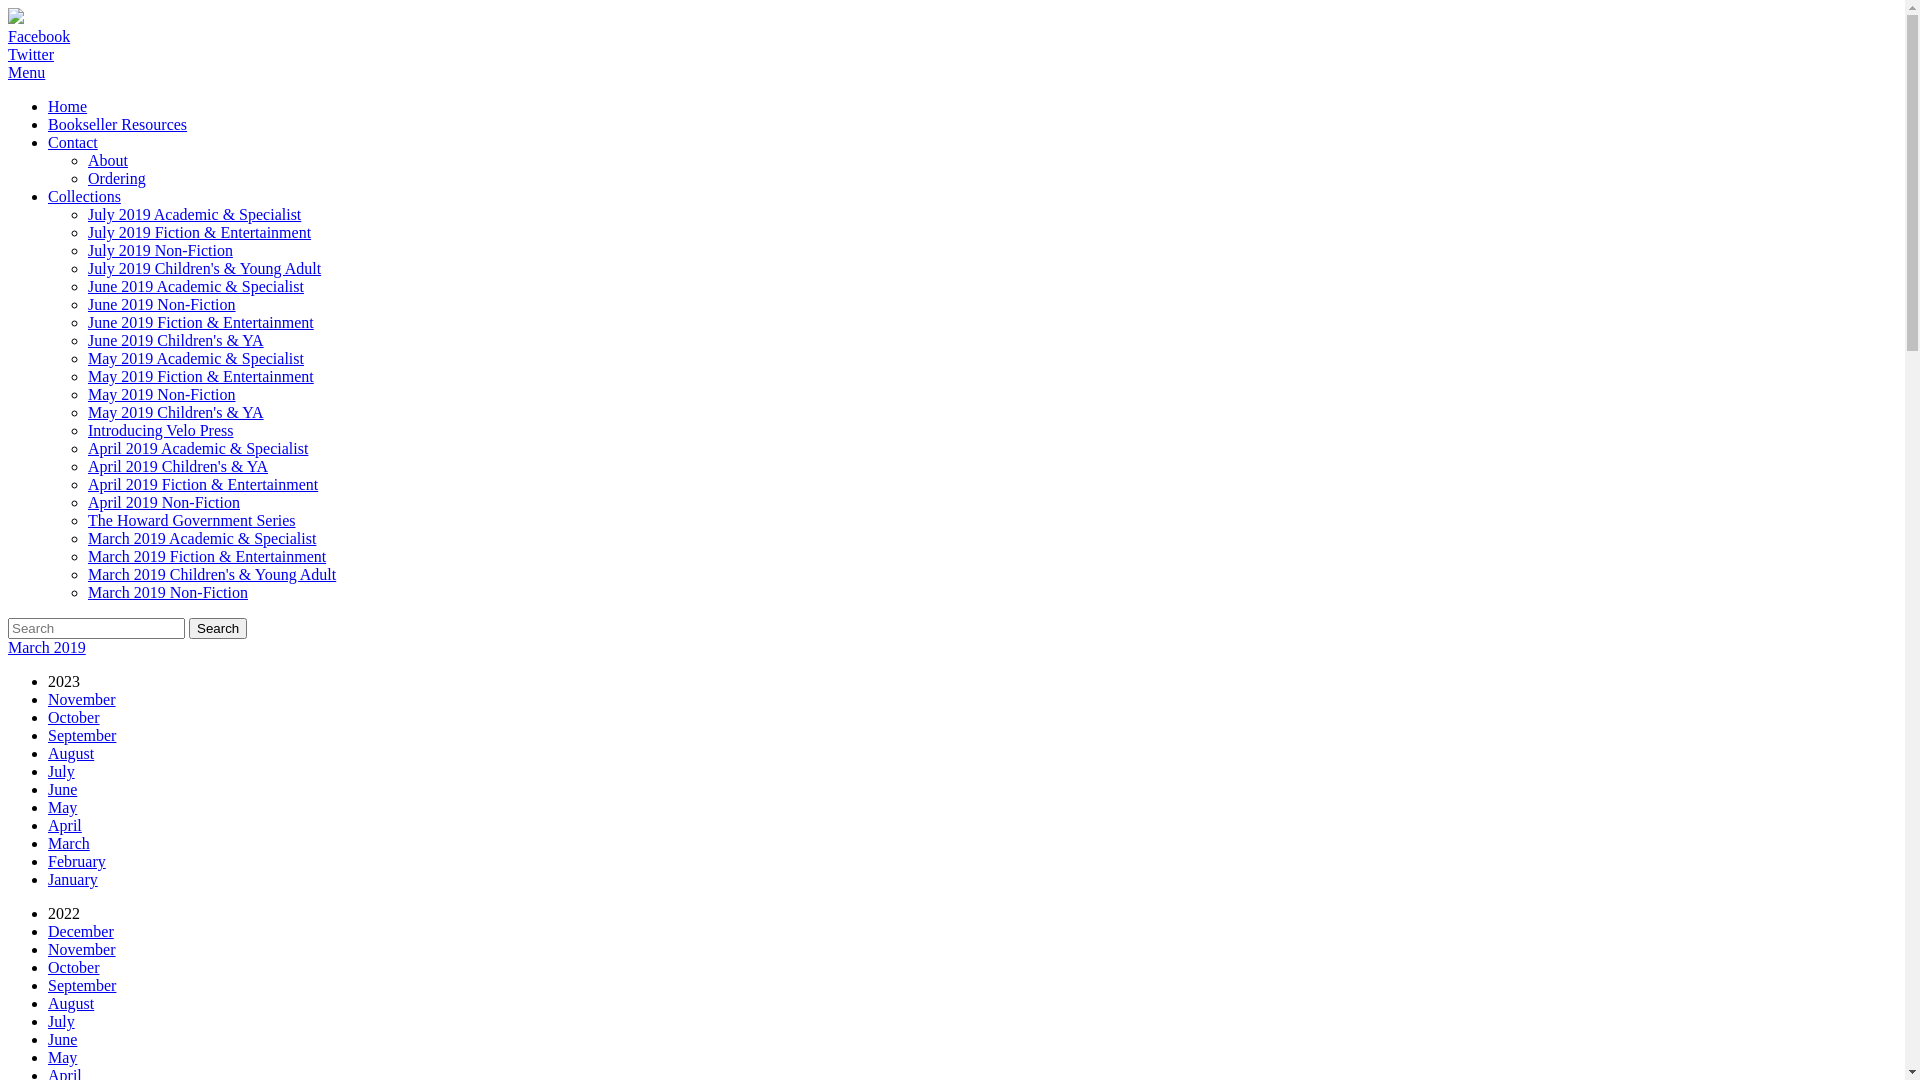 The image size is (1920, 1080). Describe the element at coordinates (162, 304) in the screenshot. I see `'June 2019 Non-Fiction'` at that location.